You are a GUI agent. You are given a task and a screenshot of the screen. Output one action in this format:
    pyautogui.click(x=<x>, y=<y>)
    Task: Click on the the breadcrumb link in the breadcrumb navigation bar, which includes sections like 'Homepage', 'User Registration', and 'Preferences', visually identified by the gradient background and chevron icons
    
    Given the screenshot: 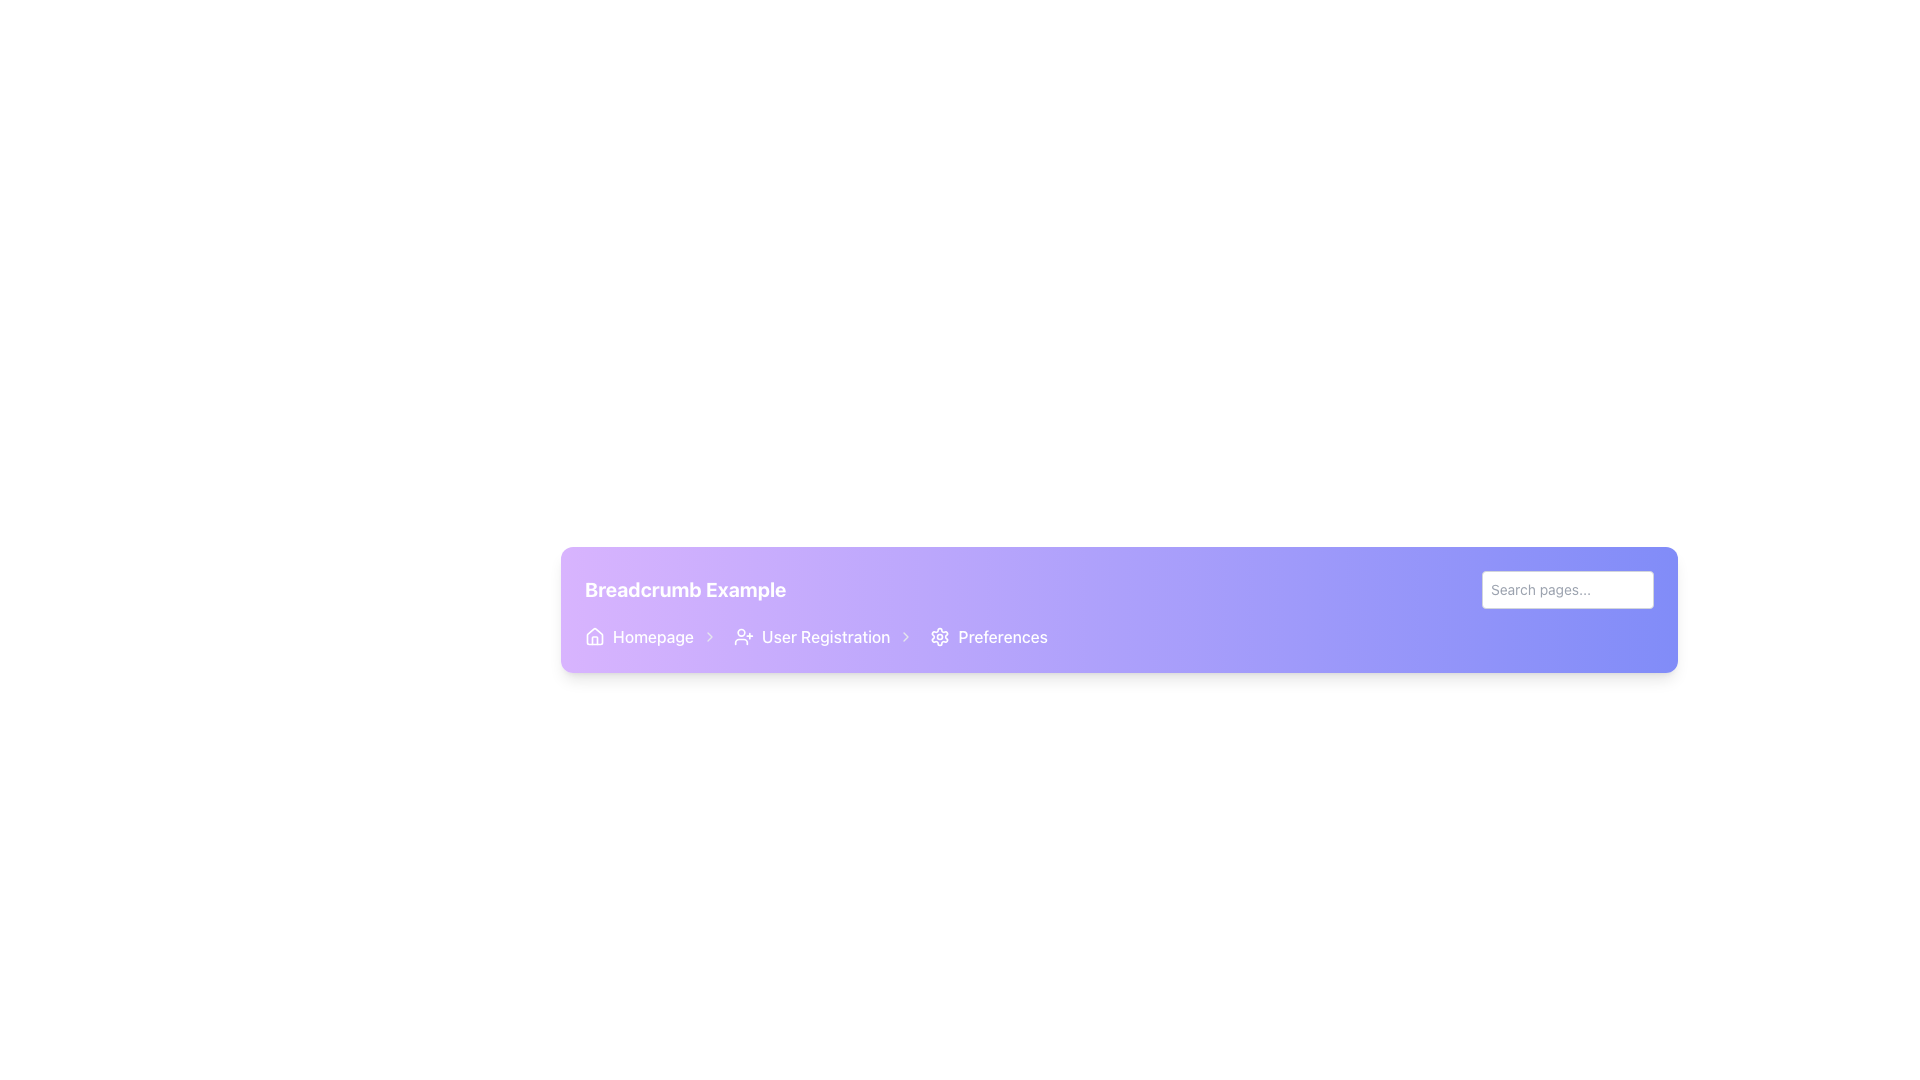 What is the action you would take?
    pyautogui.click(x=1118, y=636)
    